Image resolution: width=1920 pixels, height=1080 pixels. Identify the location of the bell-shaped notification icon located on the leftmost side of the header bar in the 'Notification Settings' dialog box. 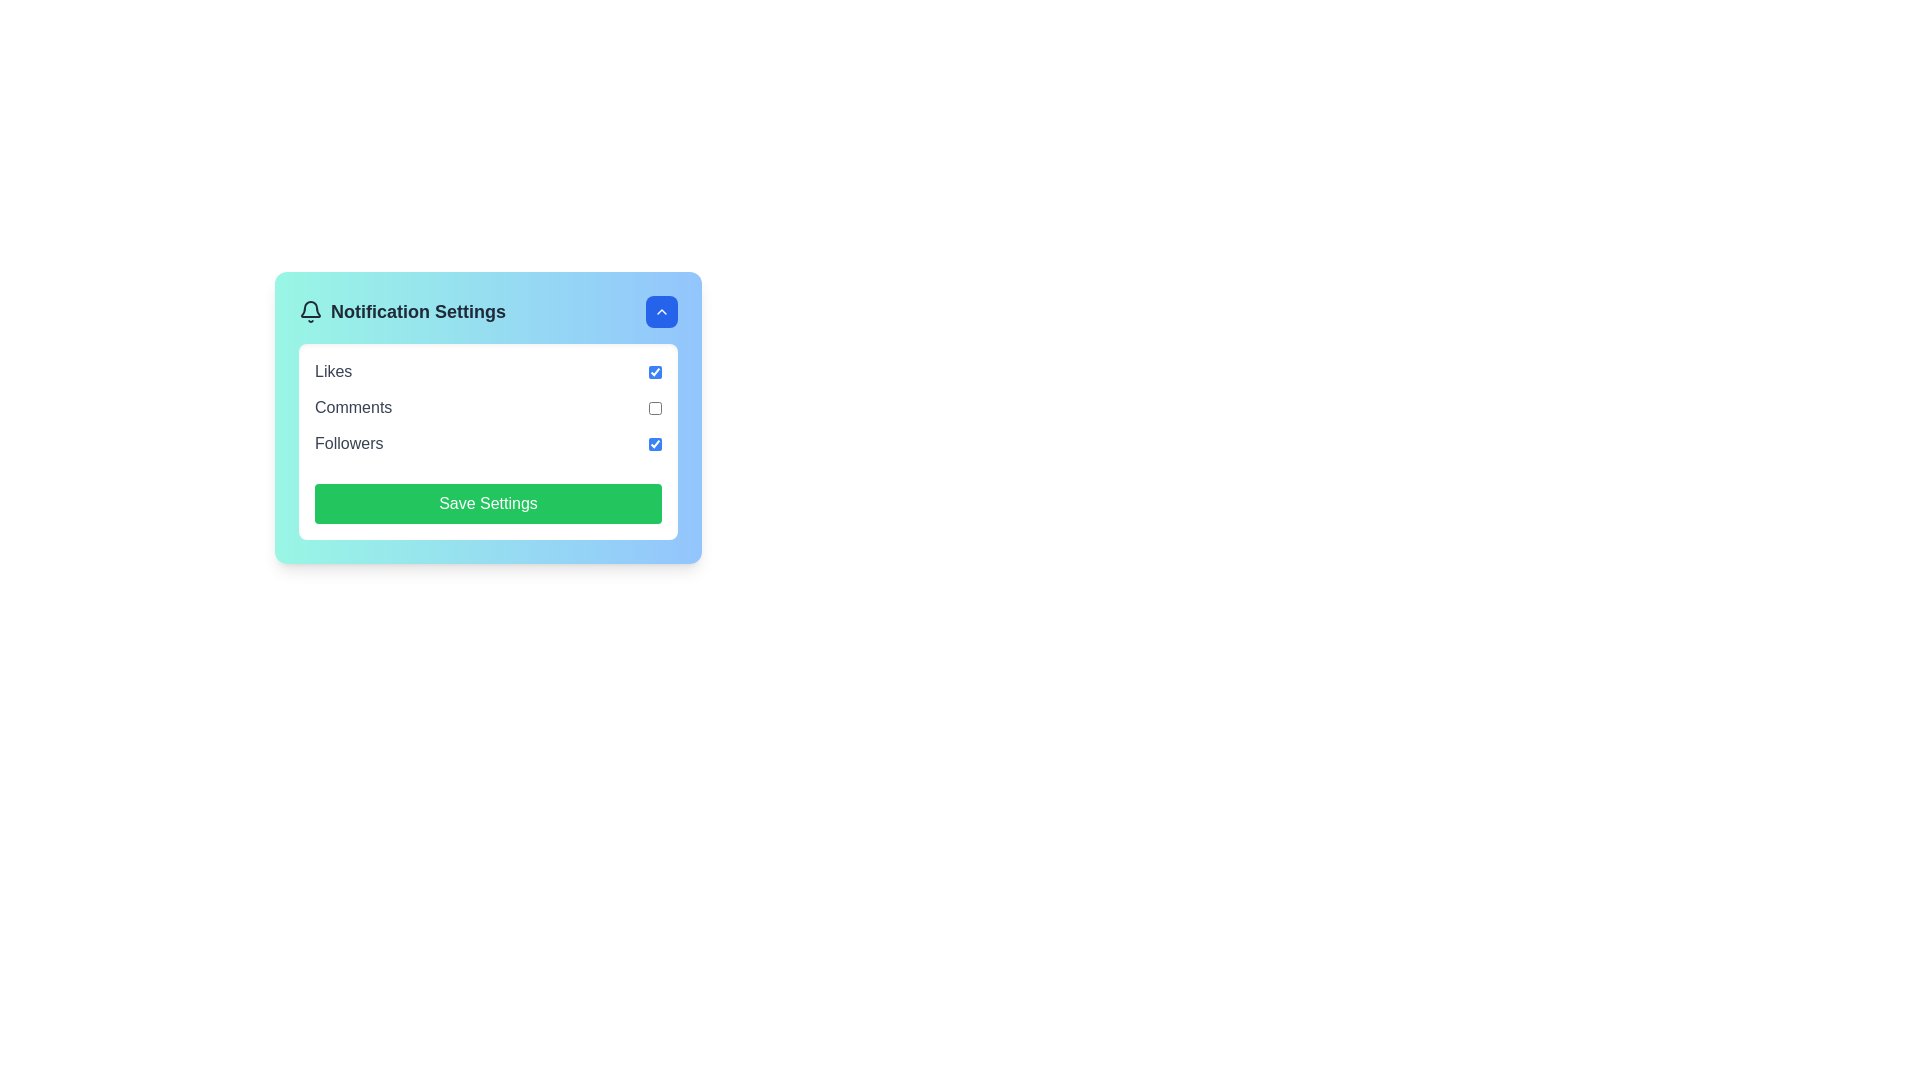
(310, 309).